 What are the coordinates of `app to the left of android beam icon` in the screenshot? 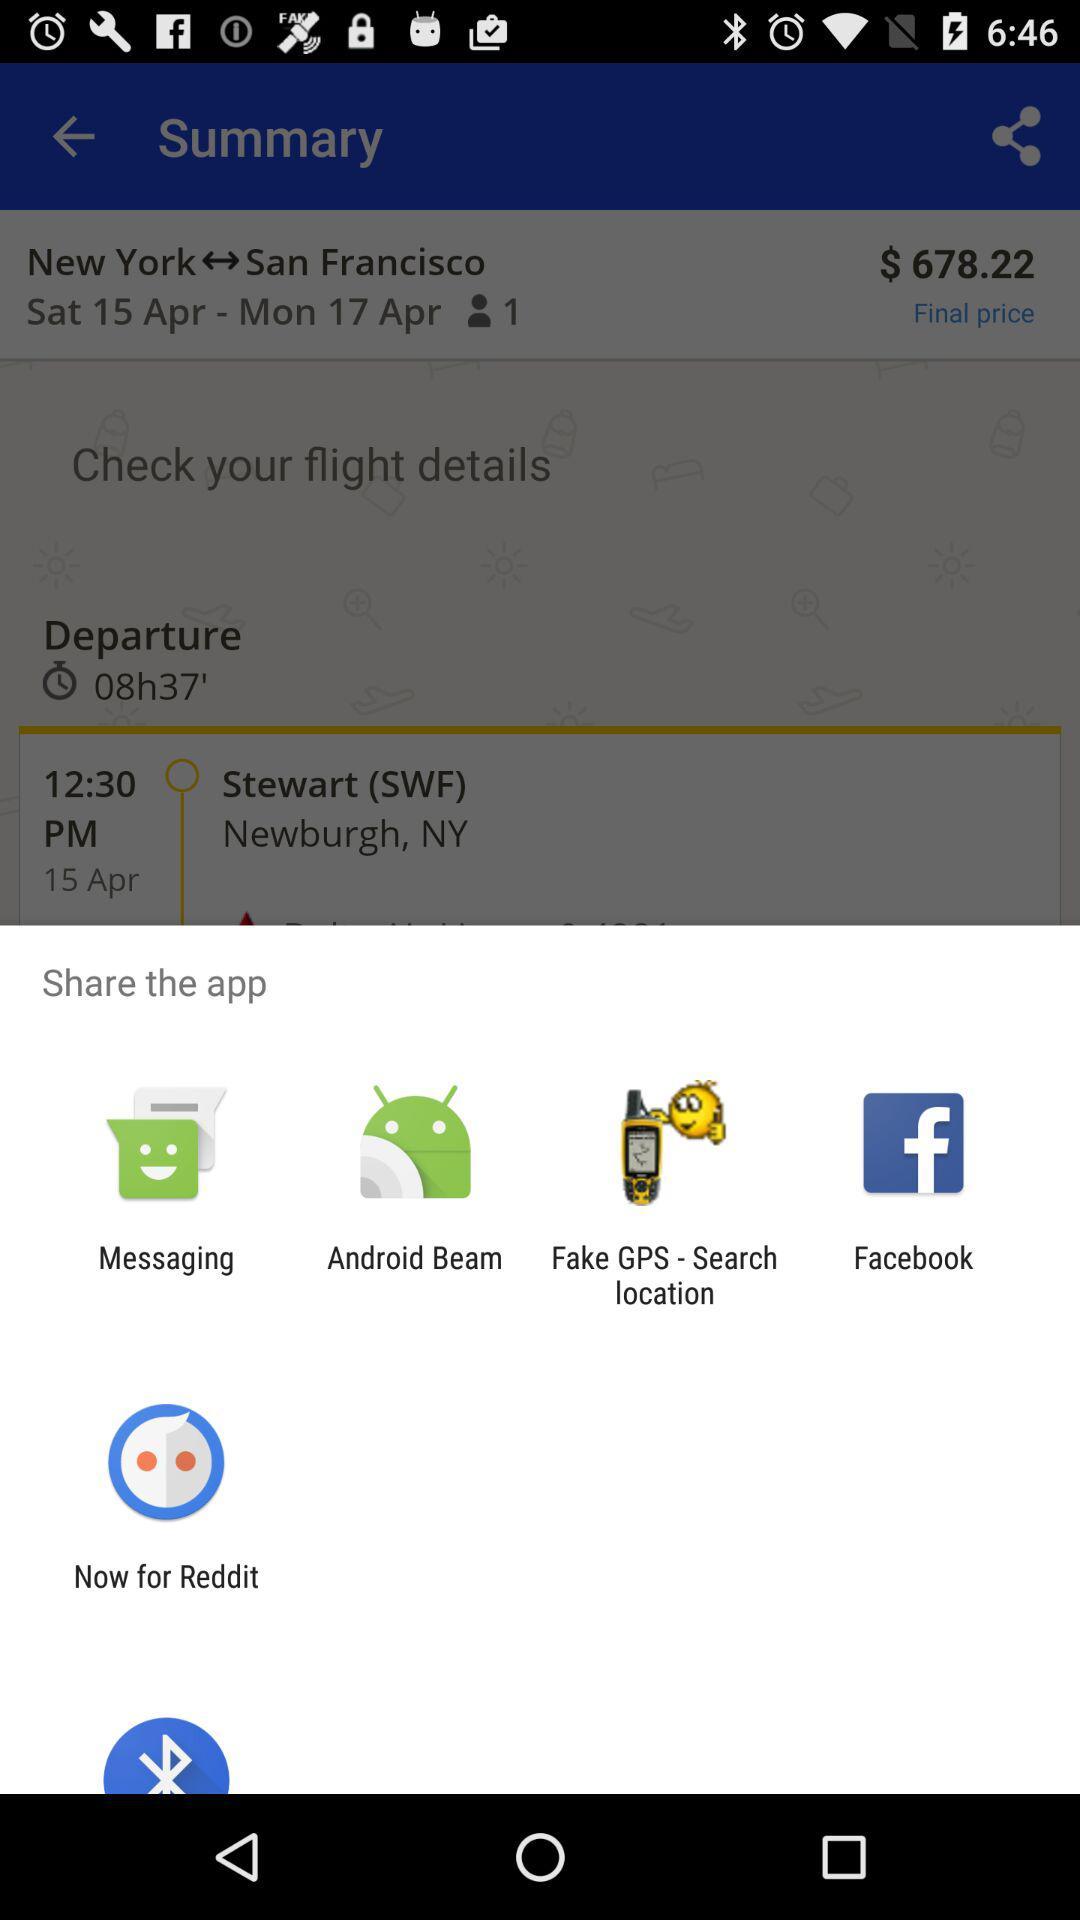 It's located at (165, 1274).